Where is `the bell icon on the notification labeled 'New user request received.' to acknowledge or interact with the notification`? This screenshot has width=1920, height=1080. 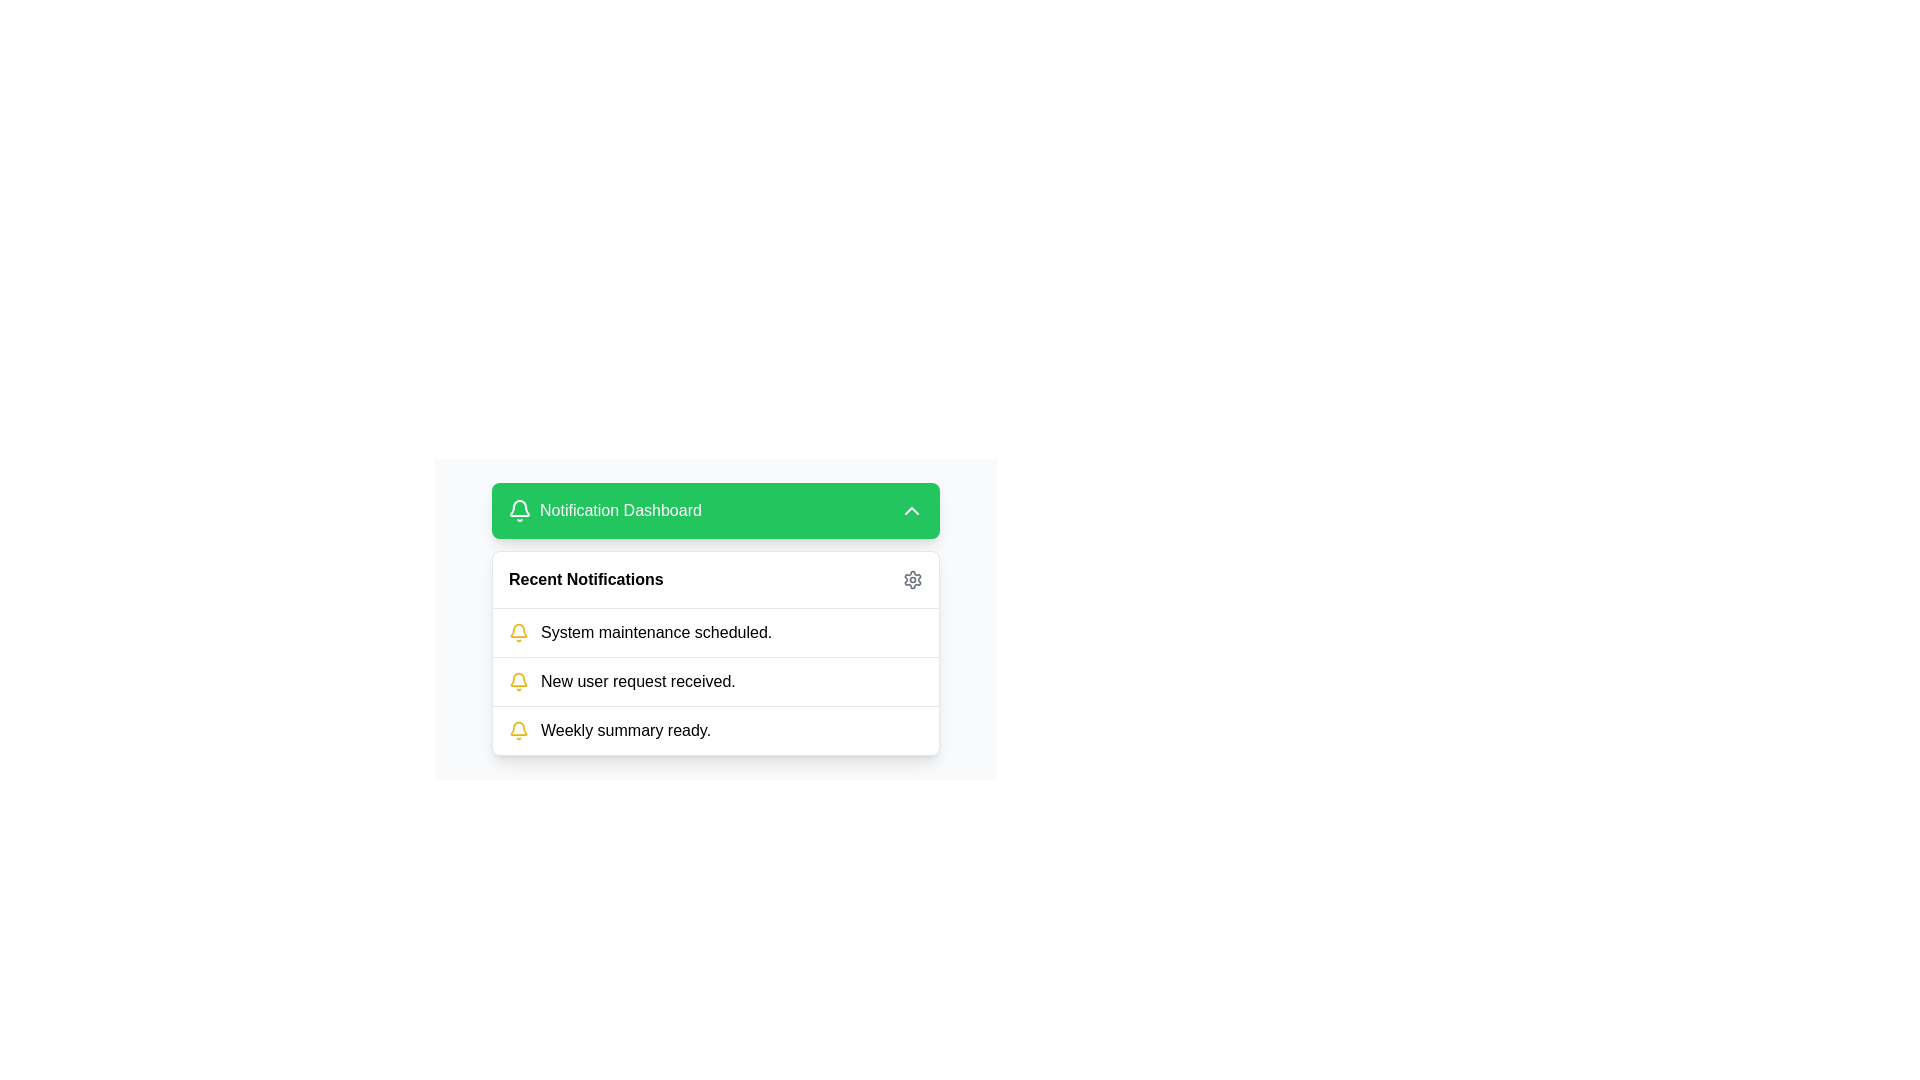
the bell icon on the notification labeled 'New user request received.' to acknowledge or interact with the notification is located at coordinates (715, 680).